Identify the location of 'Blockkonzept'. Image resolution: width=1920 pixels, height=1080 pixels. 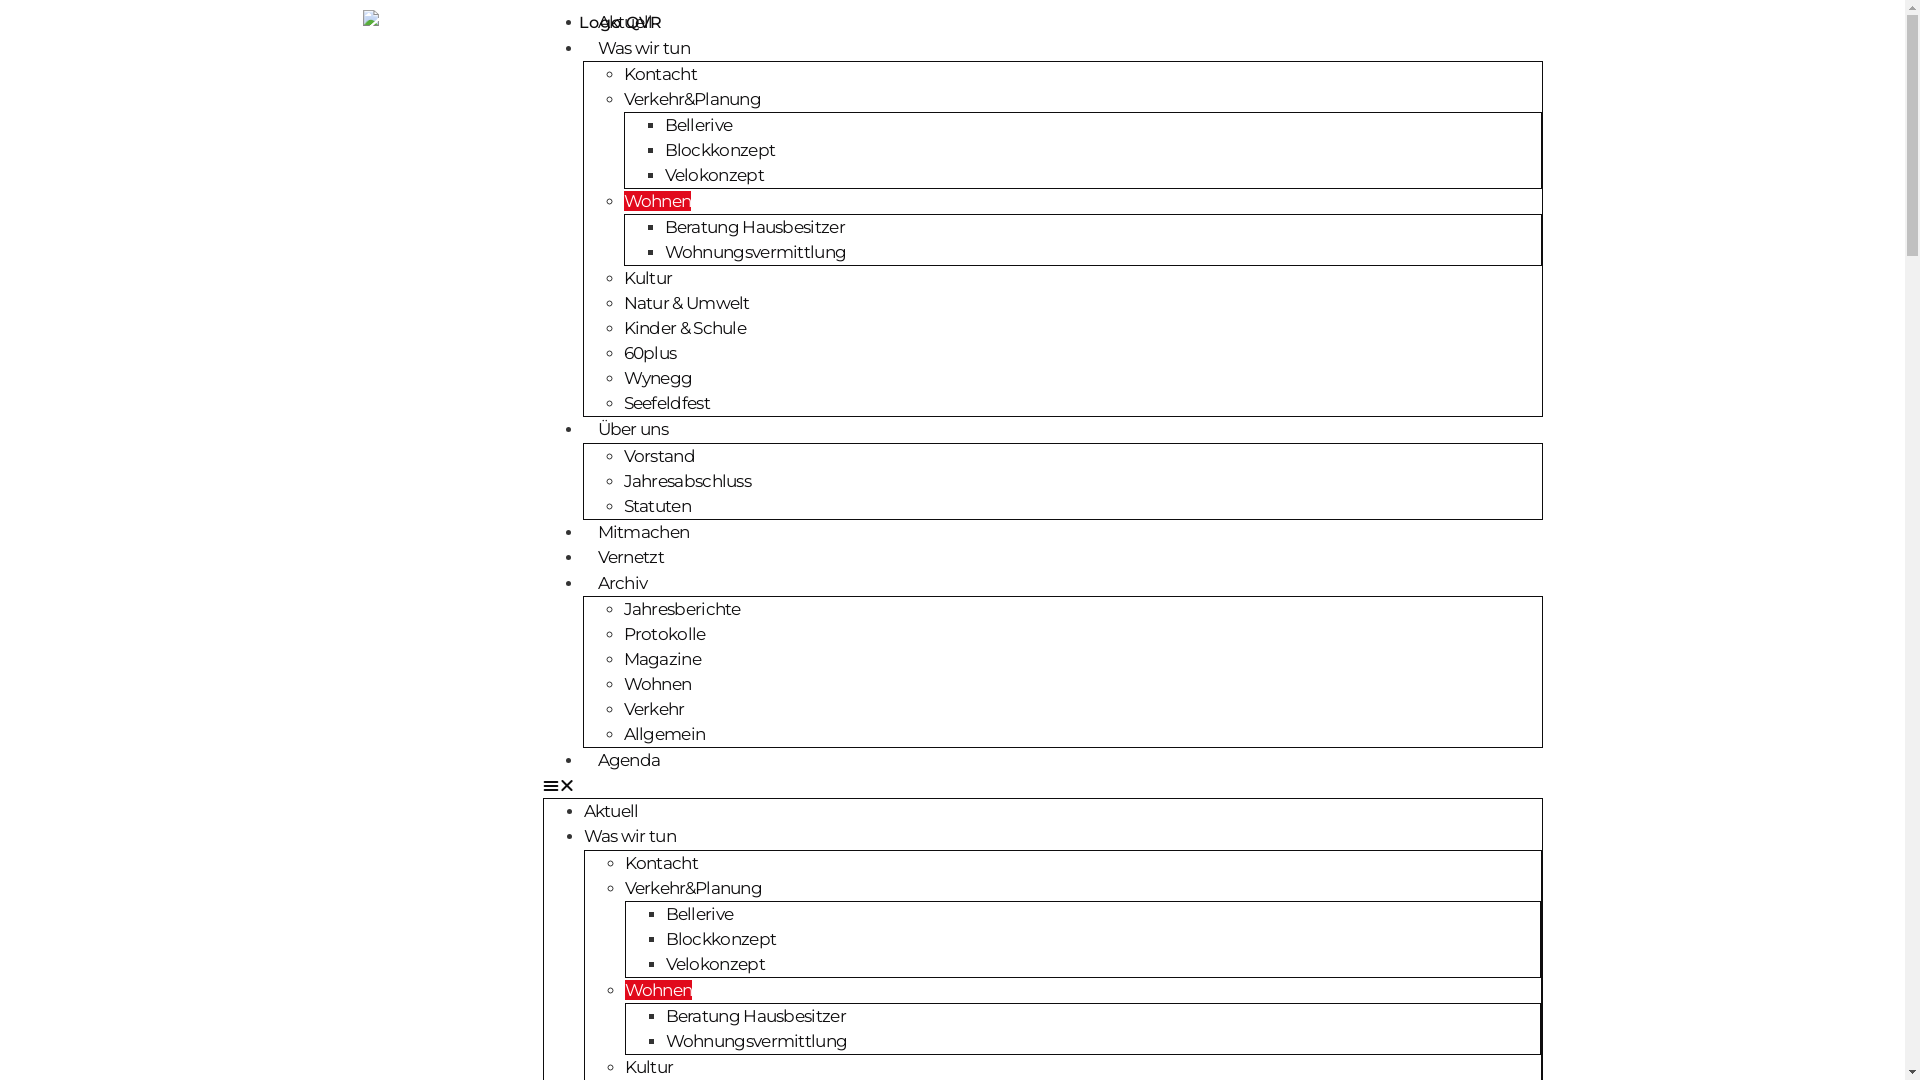
(719, 149).